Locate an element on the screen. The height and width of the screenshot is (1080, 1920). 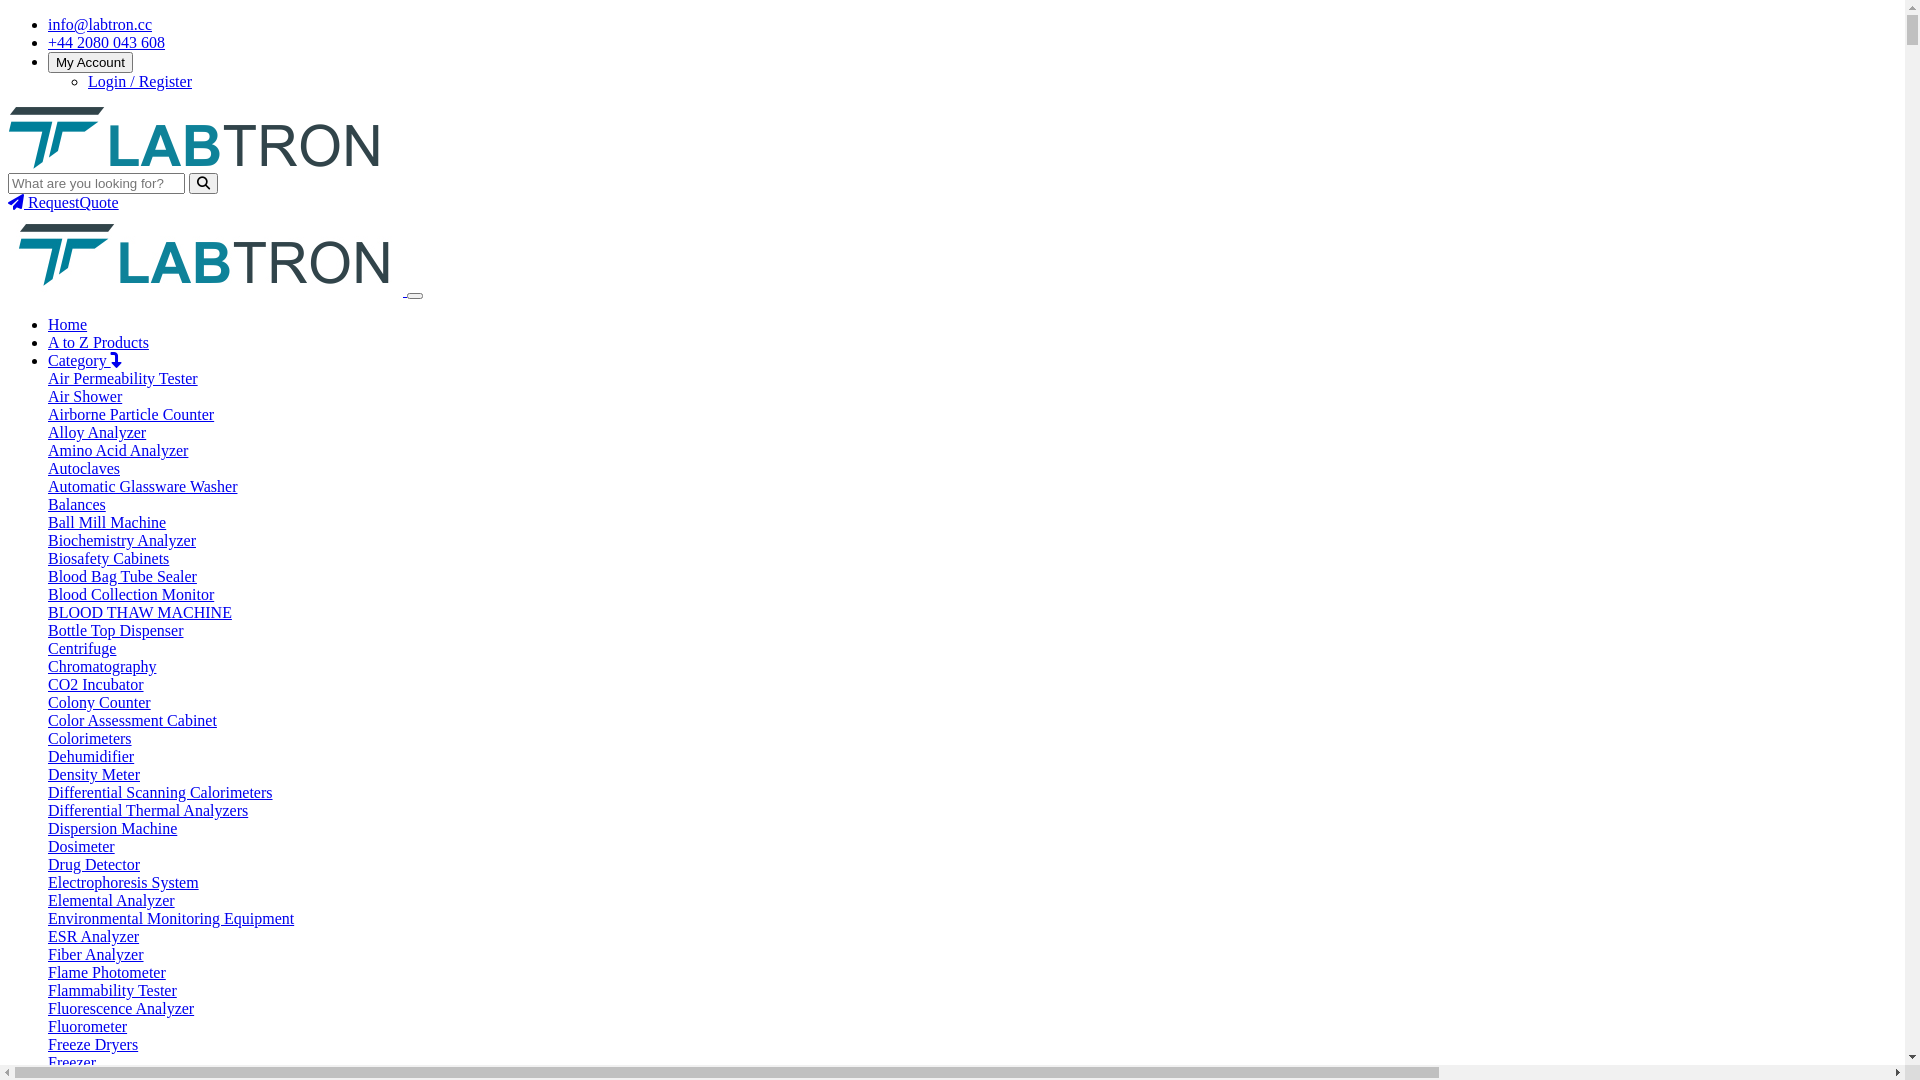
'Fiber Analyzer' is located at coordinates (95, 953).